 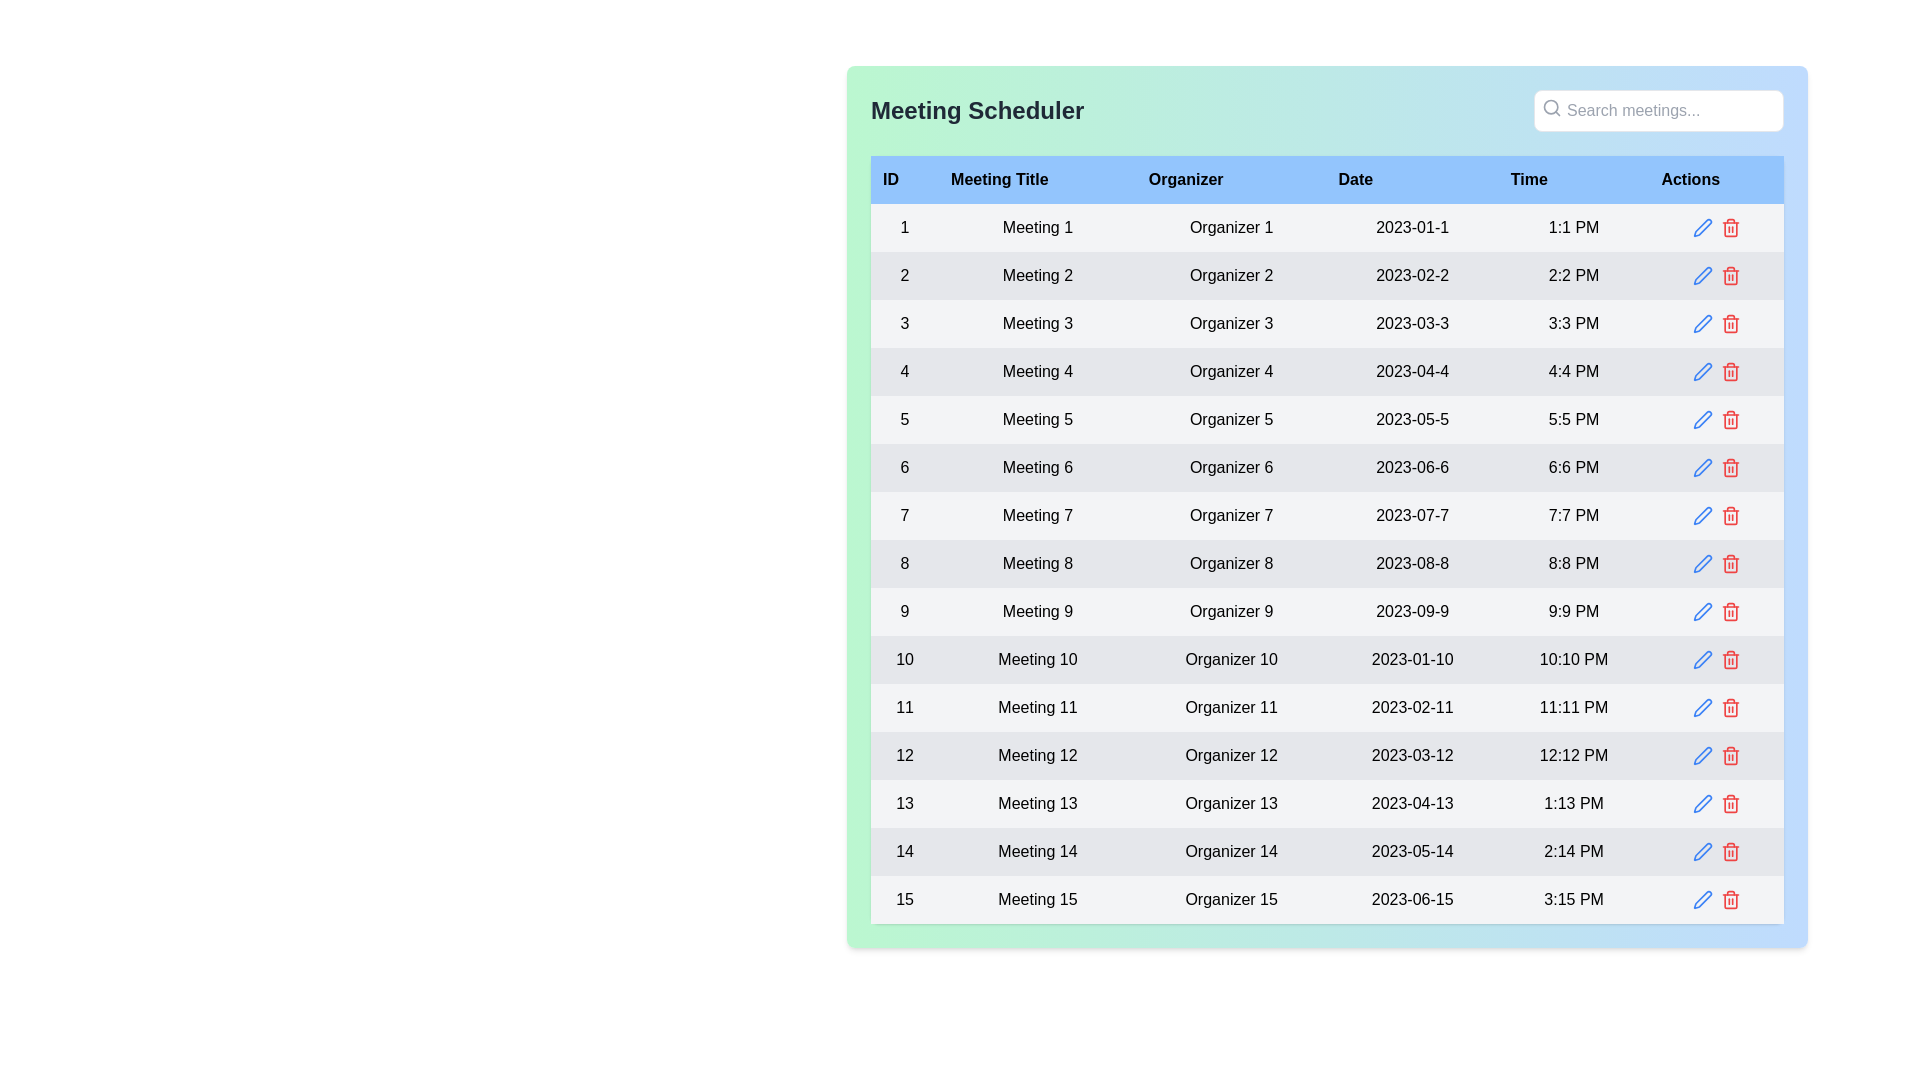 What do you see at coordinates (1573, 276) in the screenshot?
I see `the 'Time' label in the second row of the table that displays the scheduled meeting time` at bounding box center [1573, 276].